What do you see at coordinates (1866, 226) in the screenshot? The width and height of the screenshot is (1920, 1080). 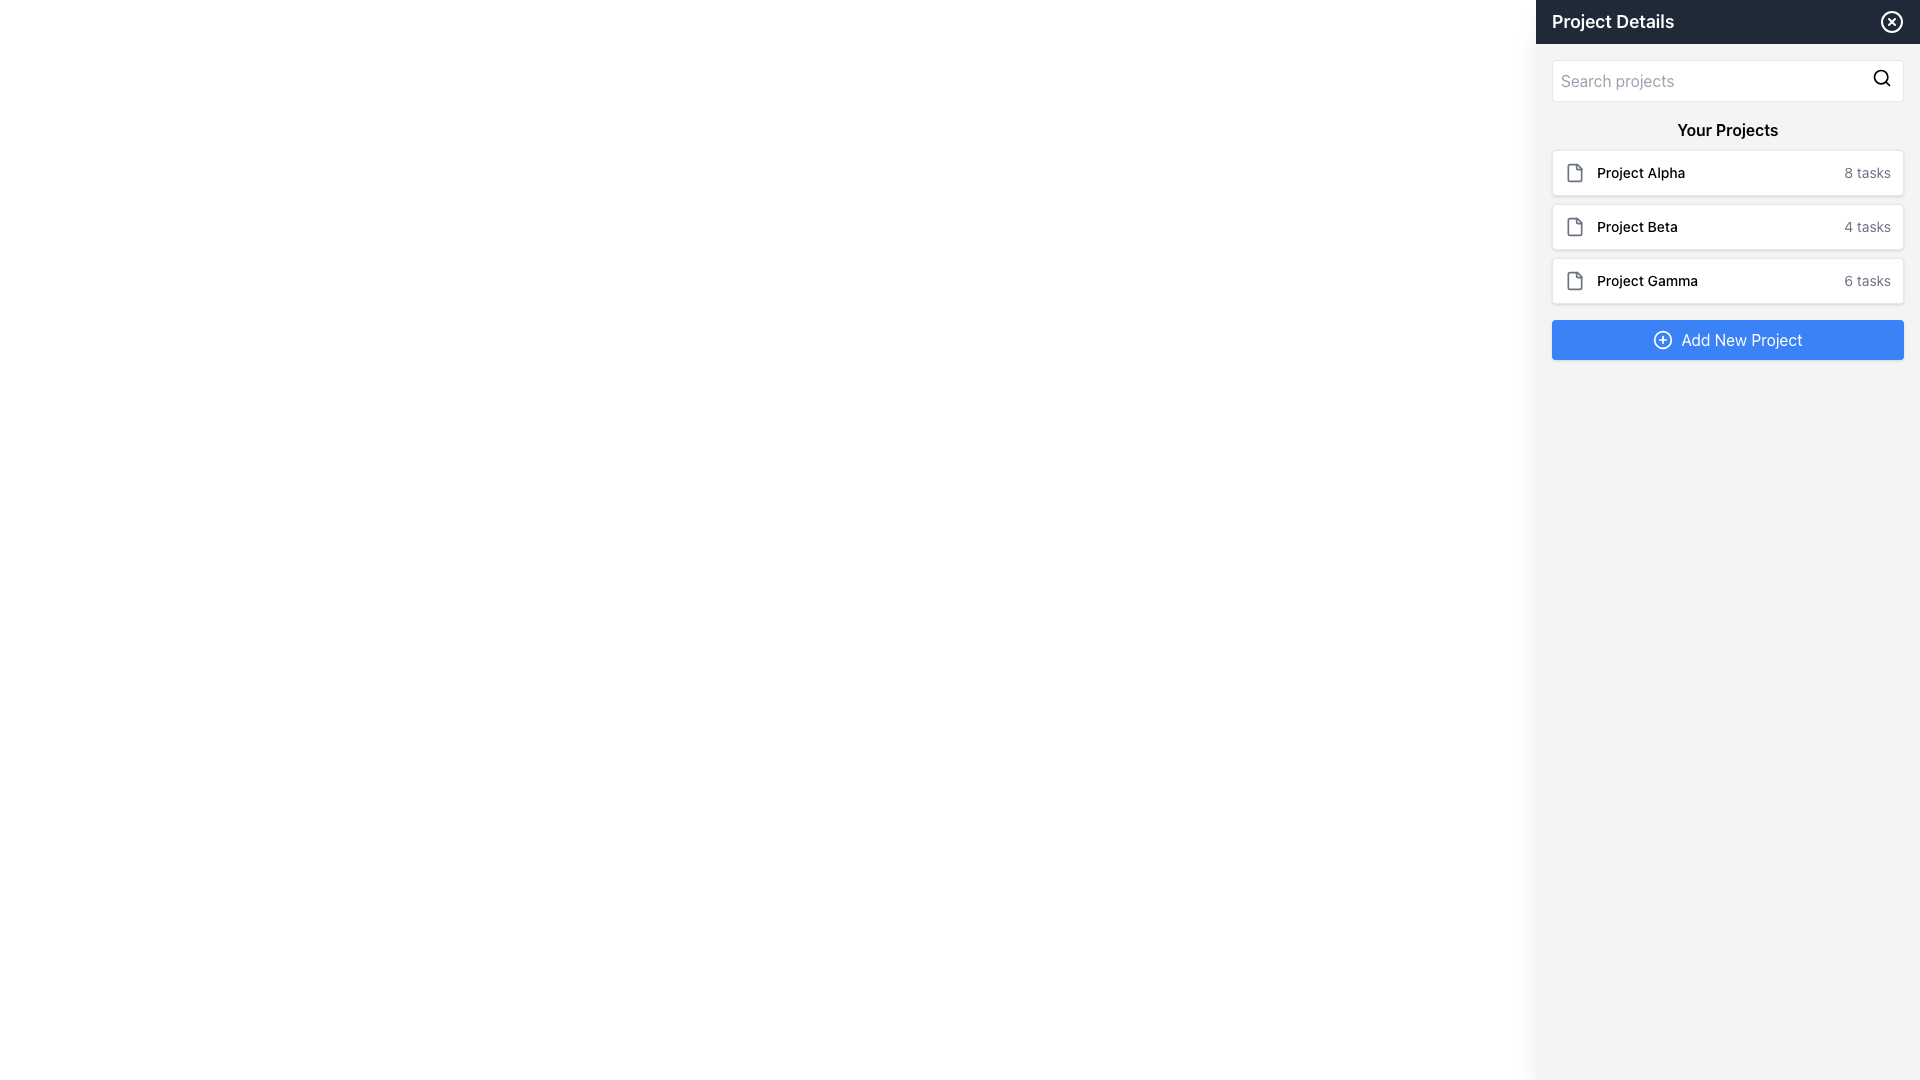 I see `the text label displaying '4 tasks' which is located to the right of the 'Project Beta' section in the 'Your Projects' menu` at bounding box center [1866, 226].